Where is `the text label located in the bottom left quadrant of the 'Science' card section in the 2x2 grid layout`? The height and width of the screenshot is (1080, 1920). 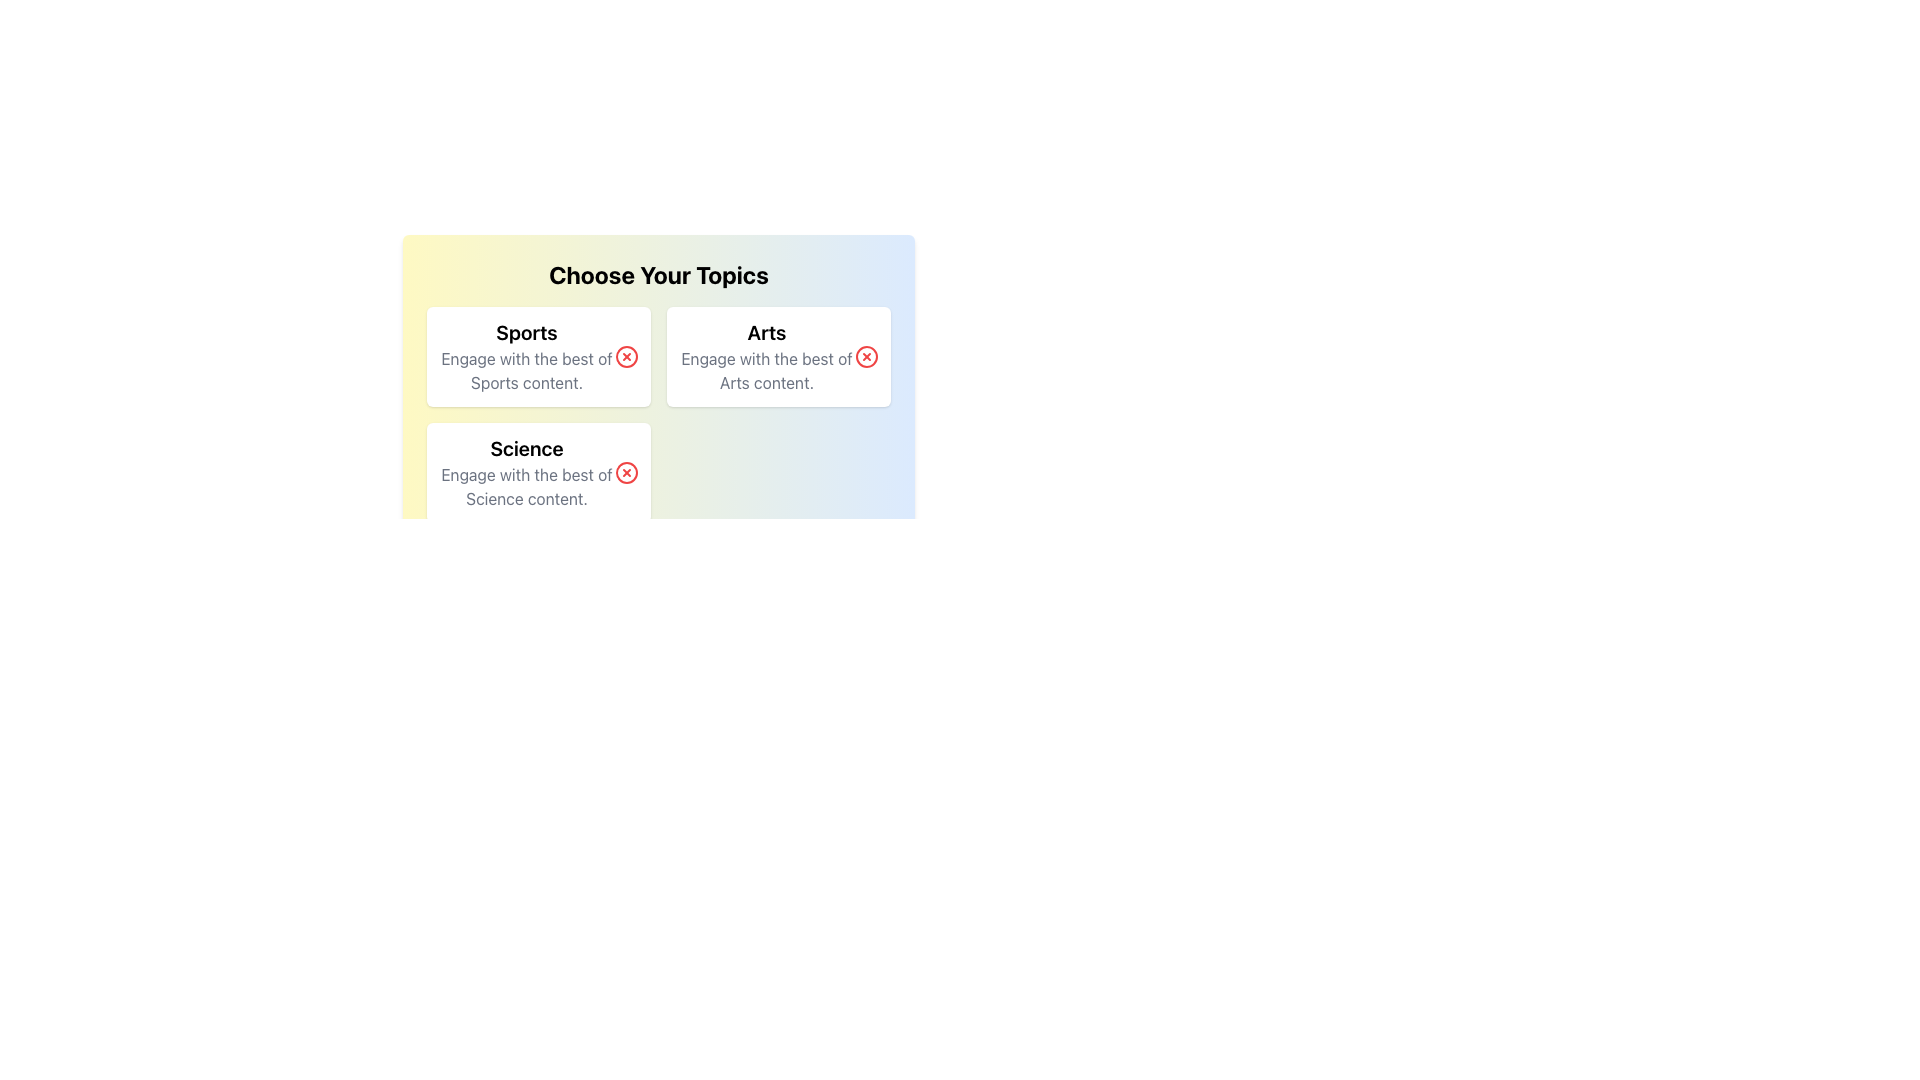
the text label located in the bottom left quadrant of the 'Science' card section in the 2x2 grid layout is located at coordinates (527, 486).